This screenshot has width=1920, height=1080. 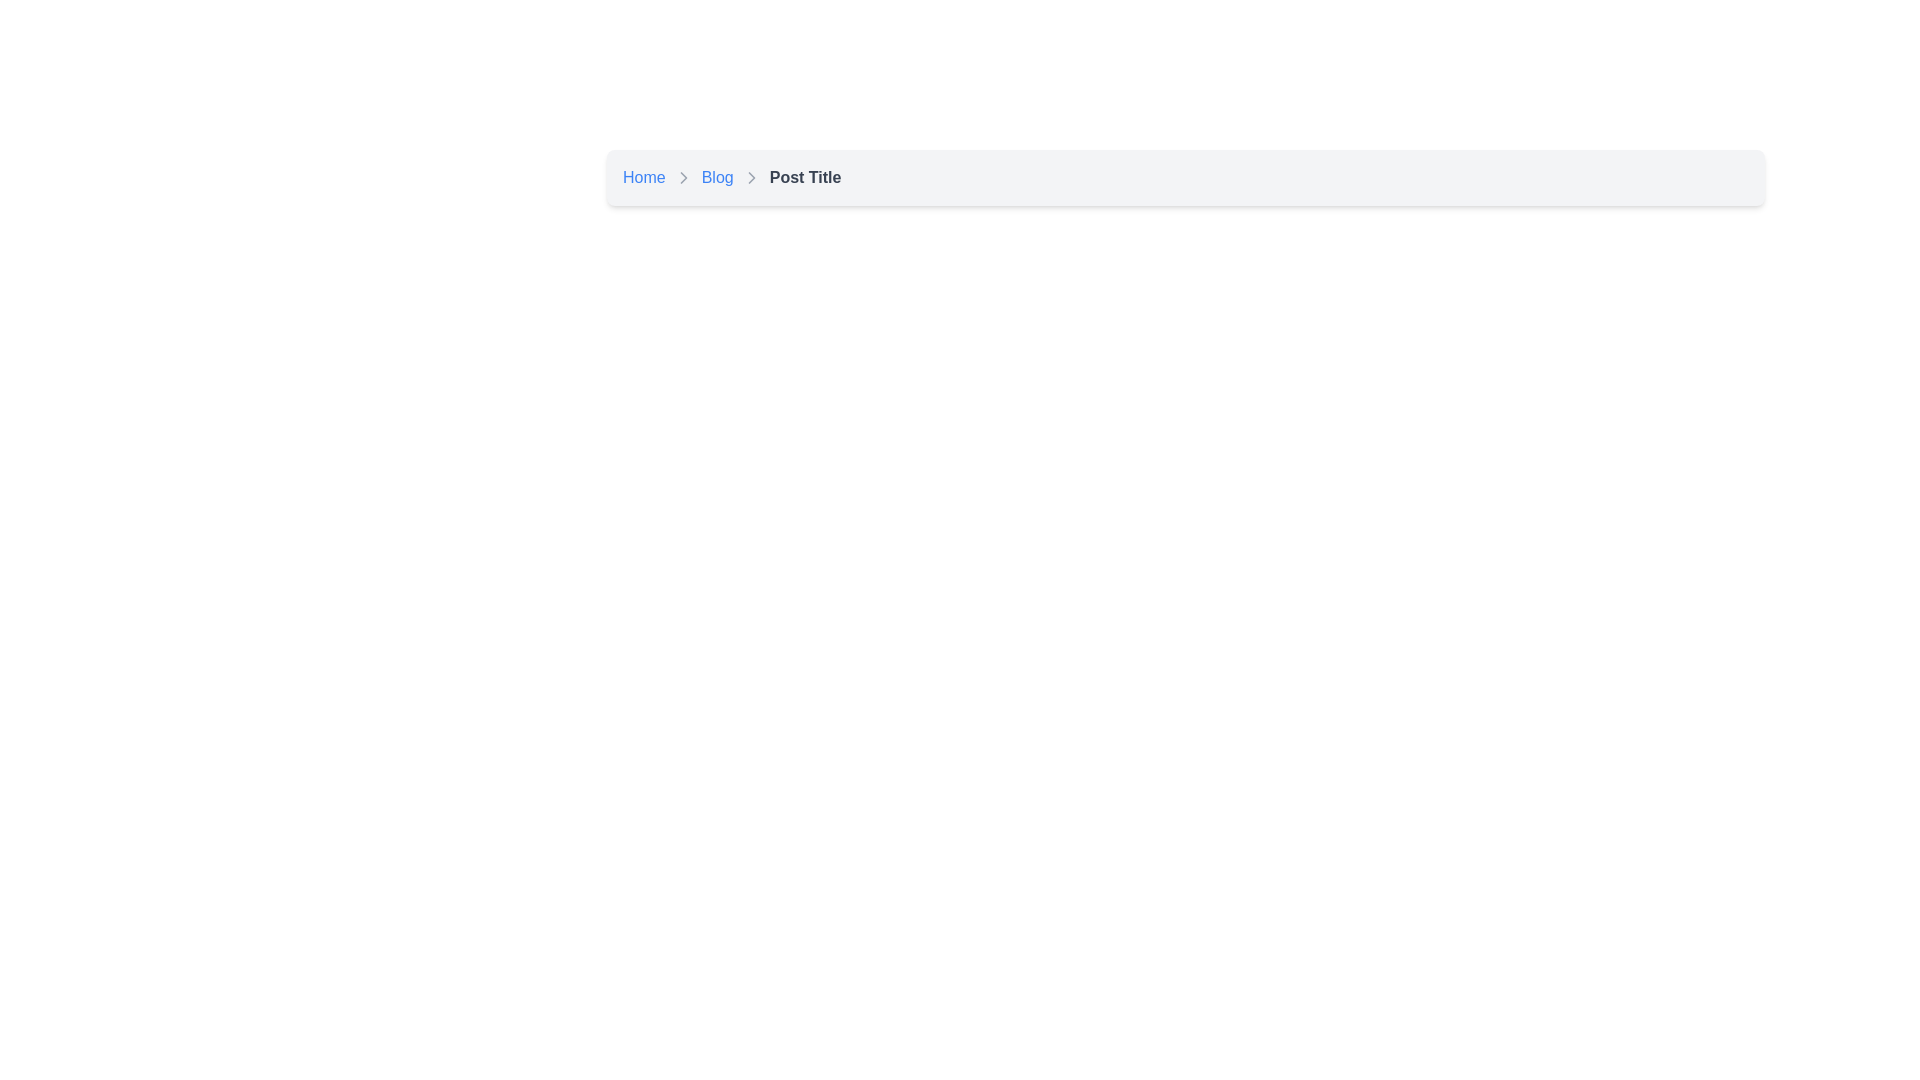 What do you see at coordinates (805, 176) in the screenshot?
I see `the Text Label that displays the current page or section title in the breadcrumb navigation system, located to the right of the 'Blog' item` at bounding box center [805, 176].